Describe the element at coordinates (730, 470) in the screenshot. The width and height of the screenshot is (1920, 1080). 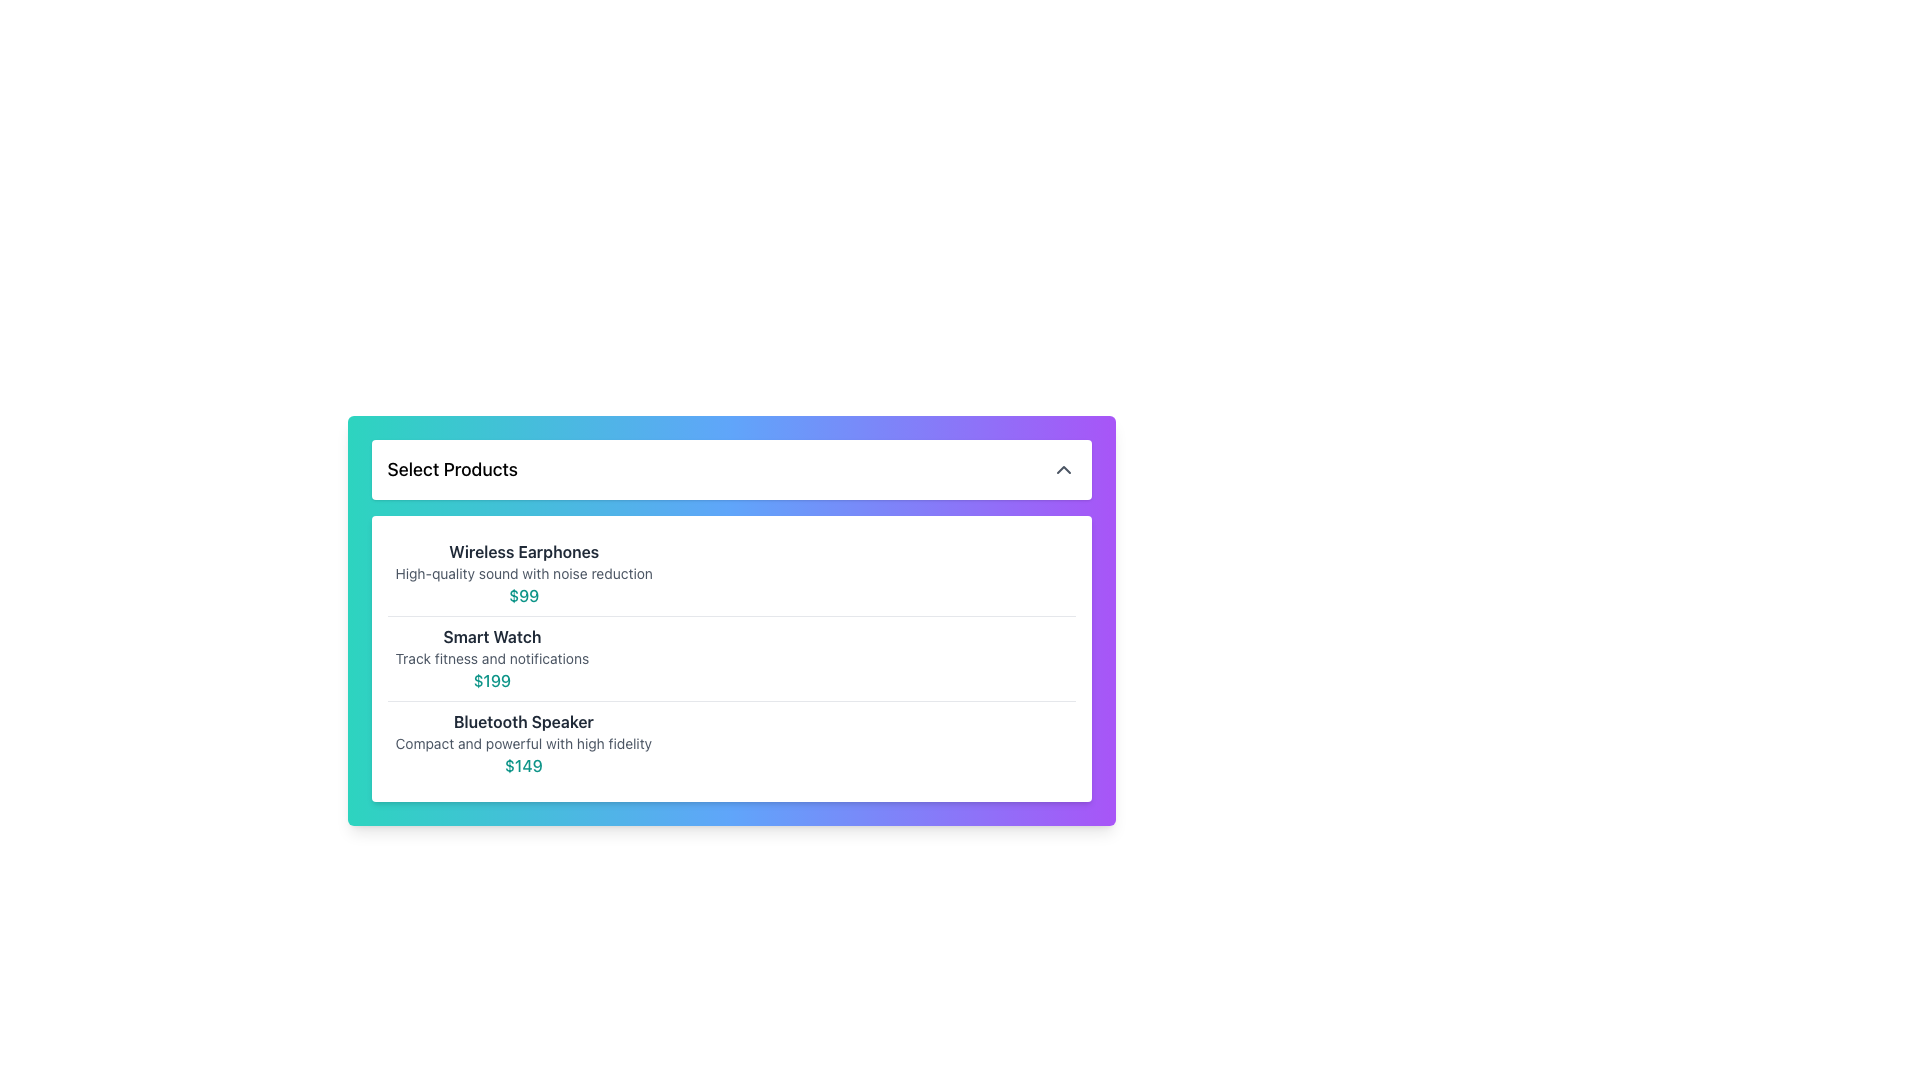
I see `the Collapsible Header element which serves as a trigger to expand or collapse the product list for accessibility purposes` at that location.